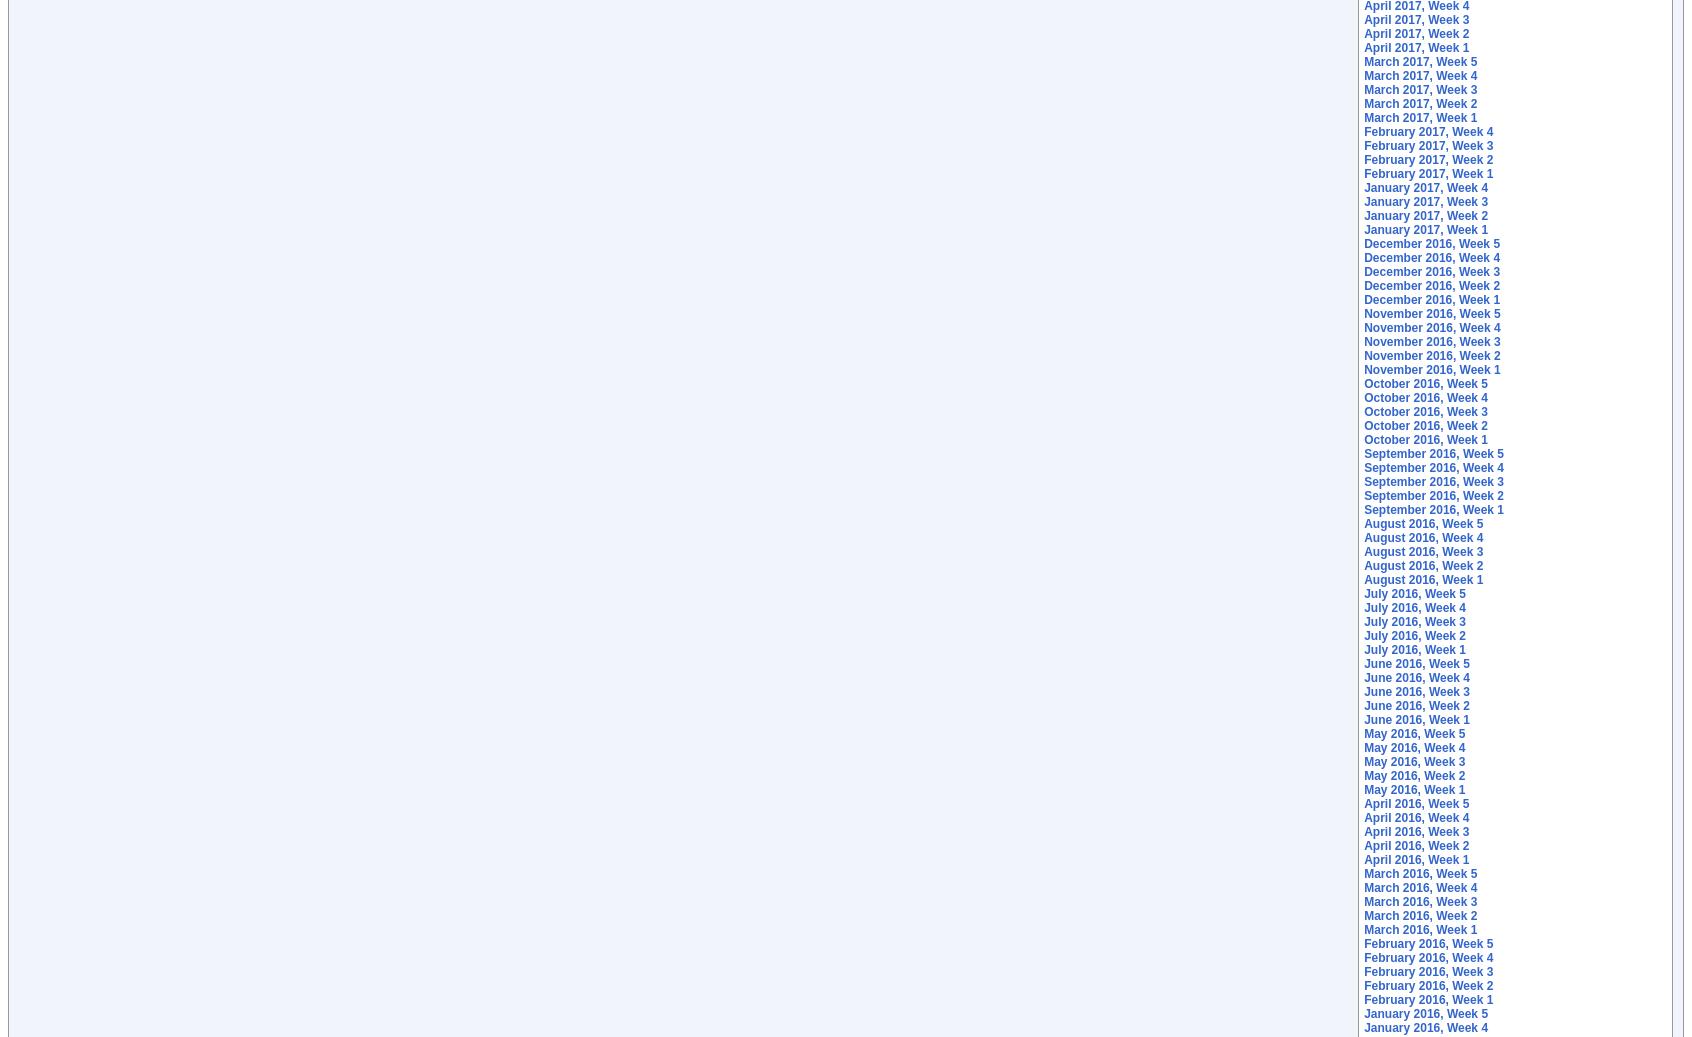 This screenshot has width=1692, height=1037. I want to click on 'August 2016, Week 2', so click(1363, 565).